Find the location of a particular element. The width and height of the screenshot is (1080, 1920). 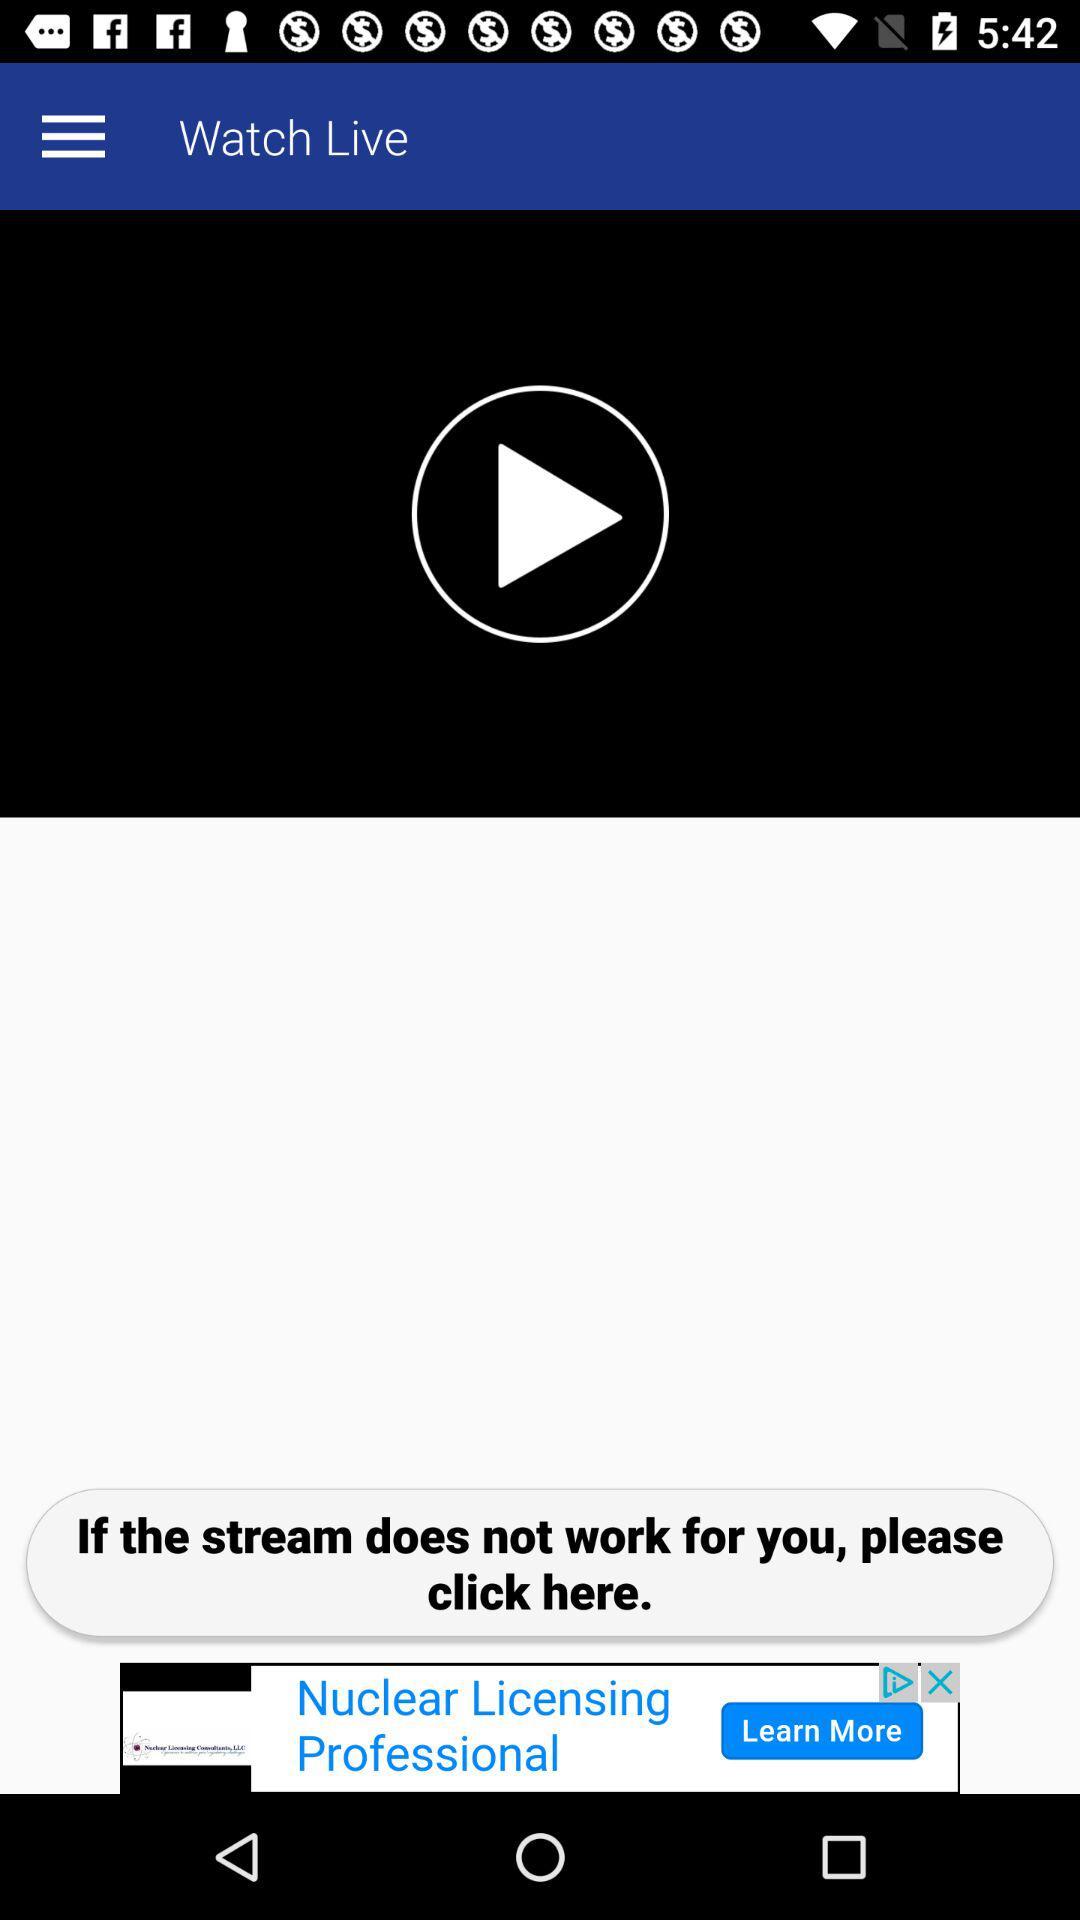

live video is located at coordinates (540, 513).